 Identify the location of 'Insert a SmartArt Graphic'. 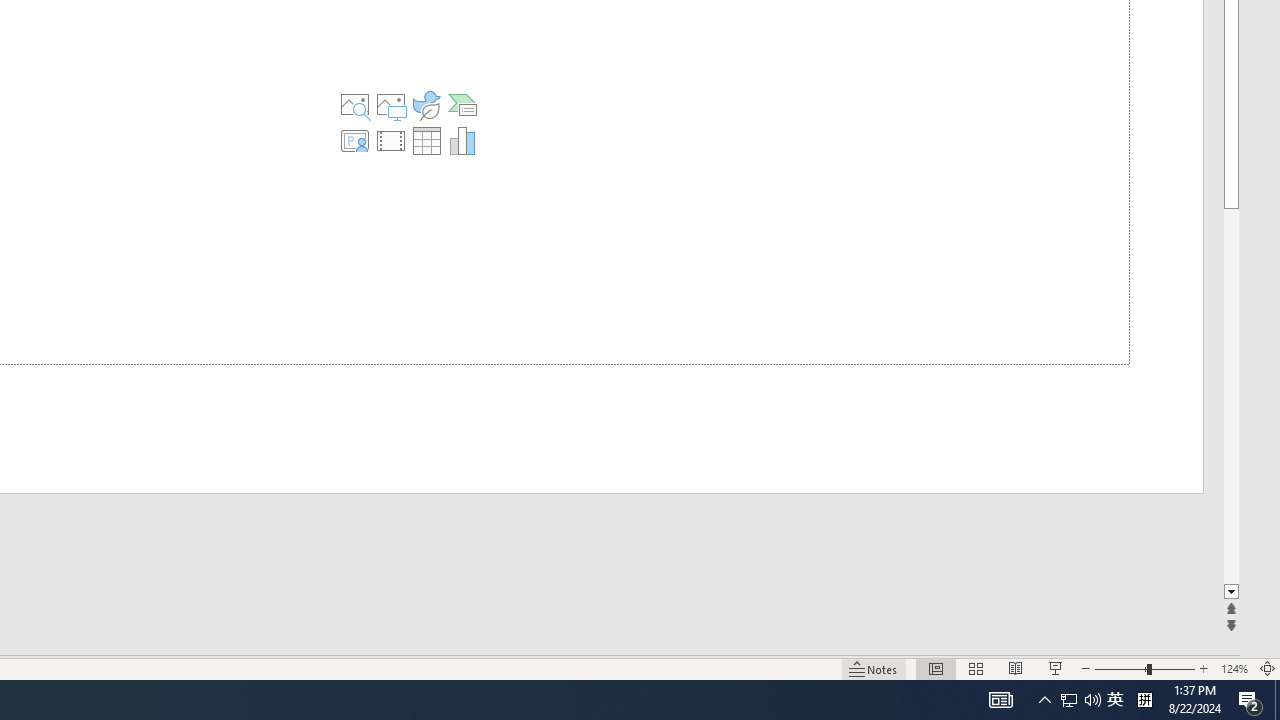
(461, 105).